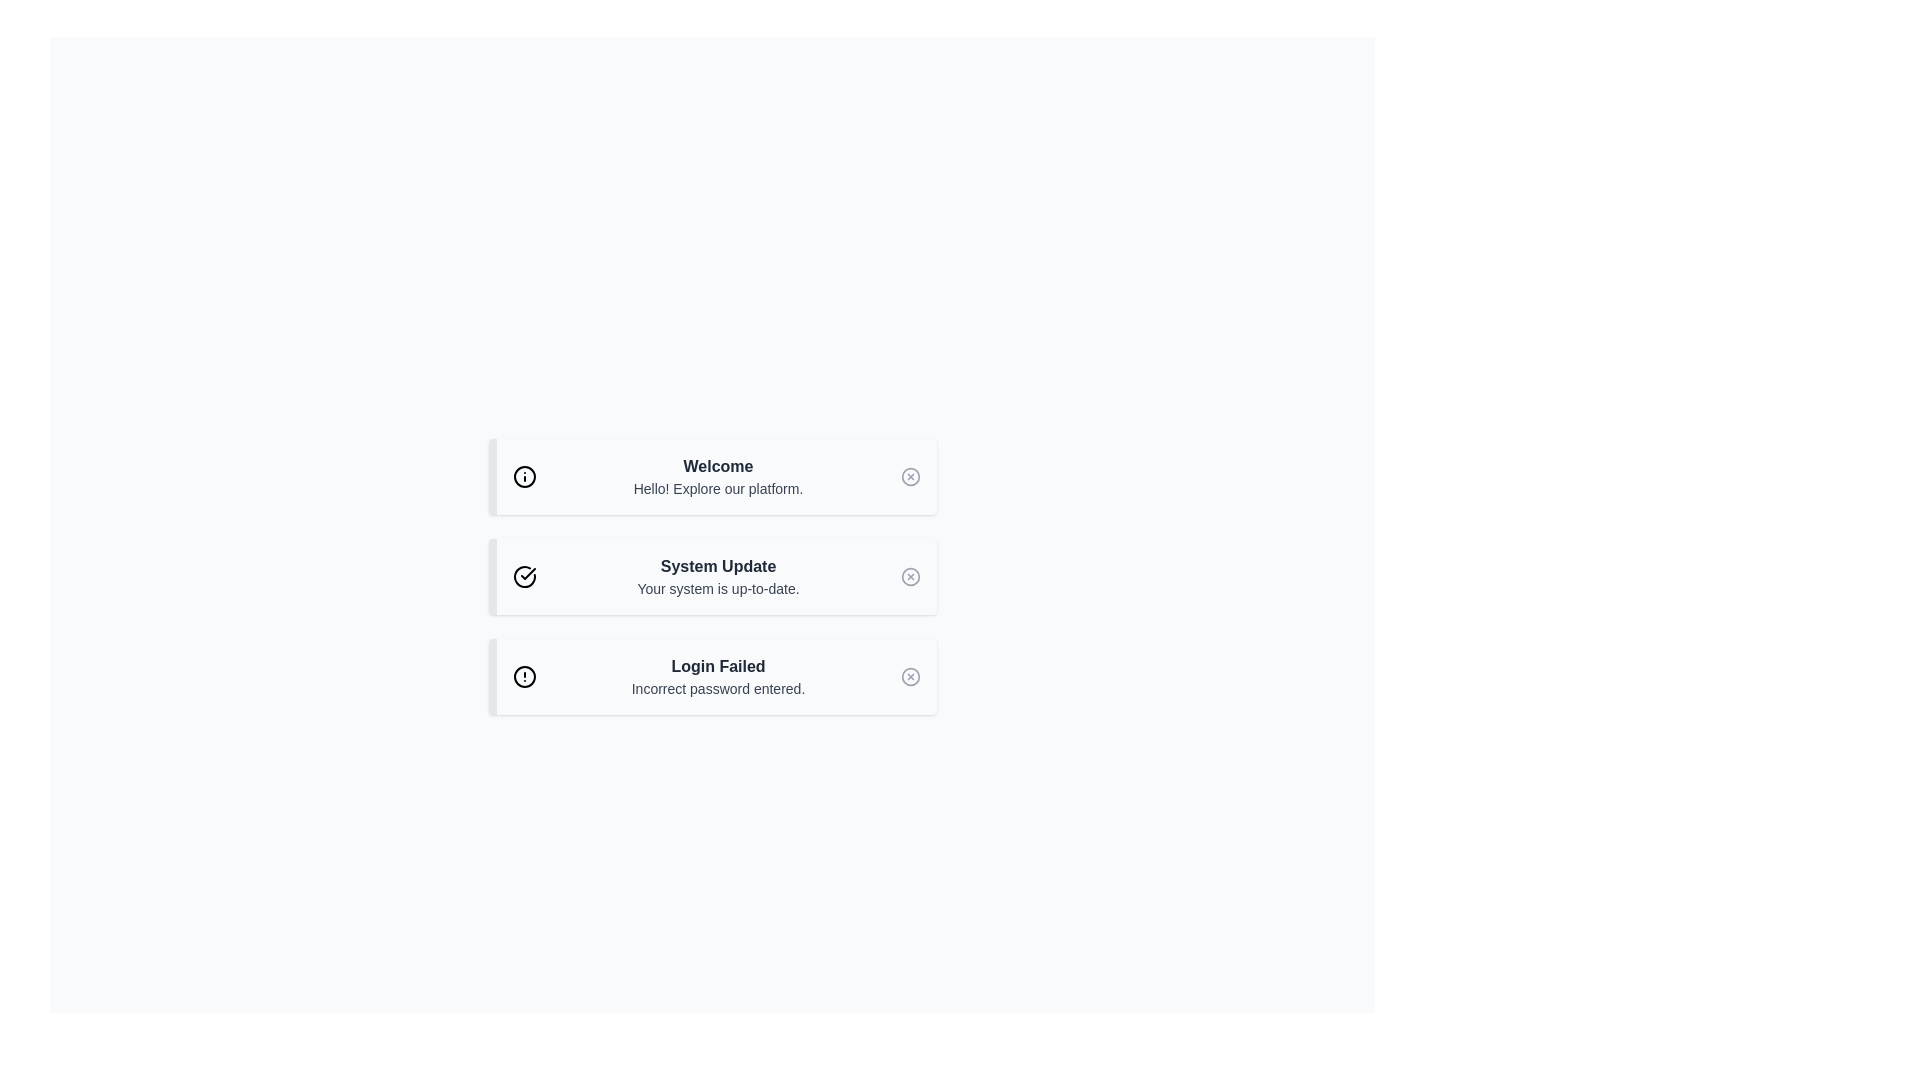 Image resolution: width=1920 pixels, height=1080 pixels. What do you see at coordinates (524, 676) in the screenshot?
I see `the red circular warning icon with an exclamation glyph located in the 'Login Failed' section, to the immediate left of the text 'Login Failed Incorrect password entered.'` at bounding box center [524, 676].